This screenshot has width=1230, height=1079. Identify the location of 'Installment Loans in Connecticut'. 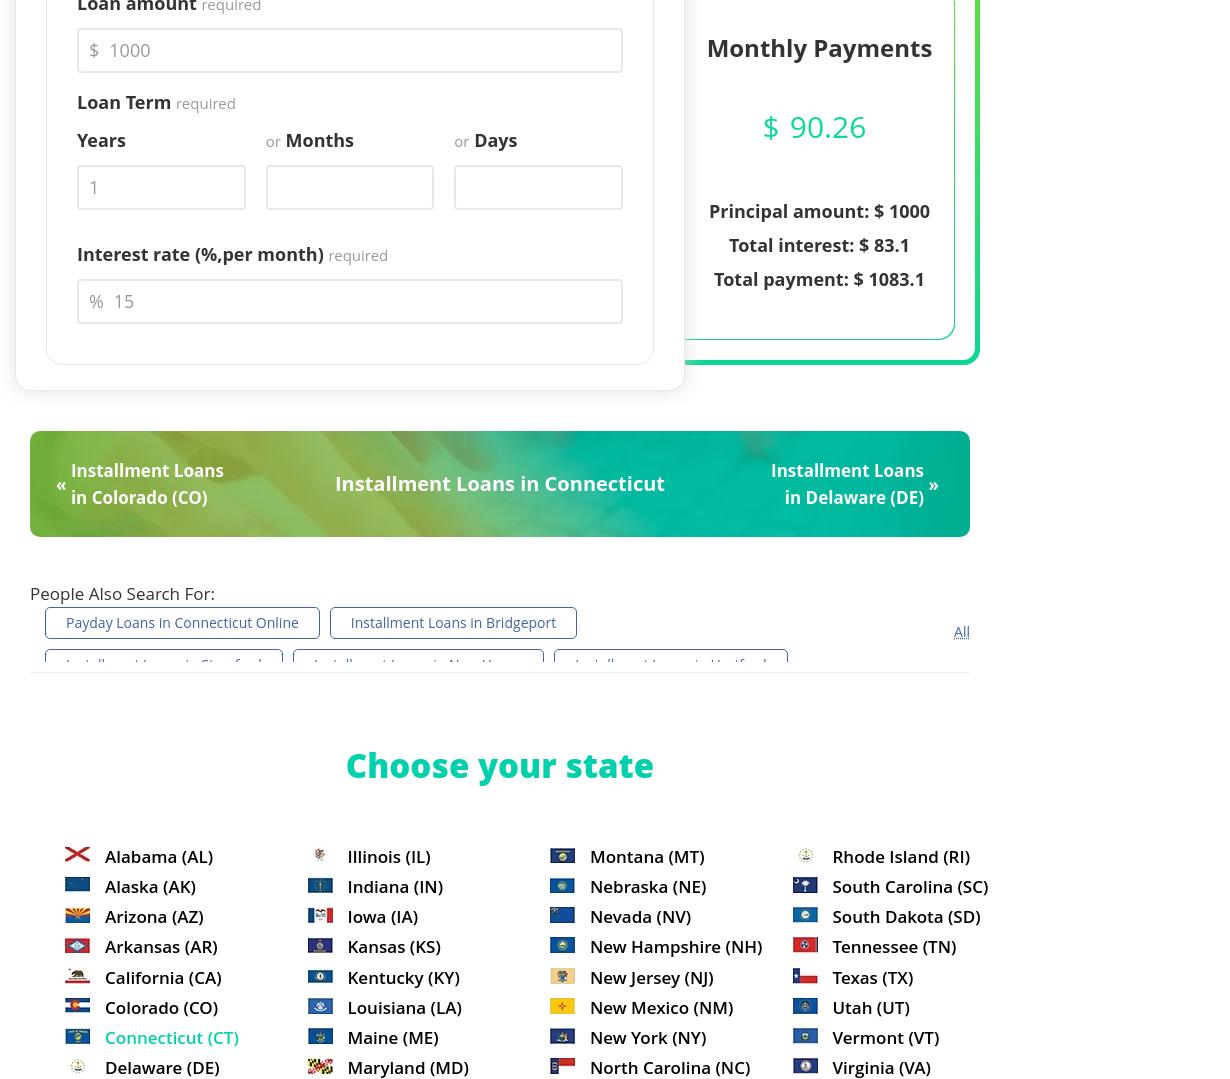
(498, 482).